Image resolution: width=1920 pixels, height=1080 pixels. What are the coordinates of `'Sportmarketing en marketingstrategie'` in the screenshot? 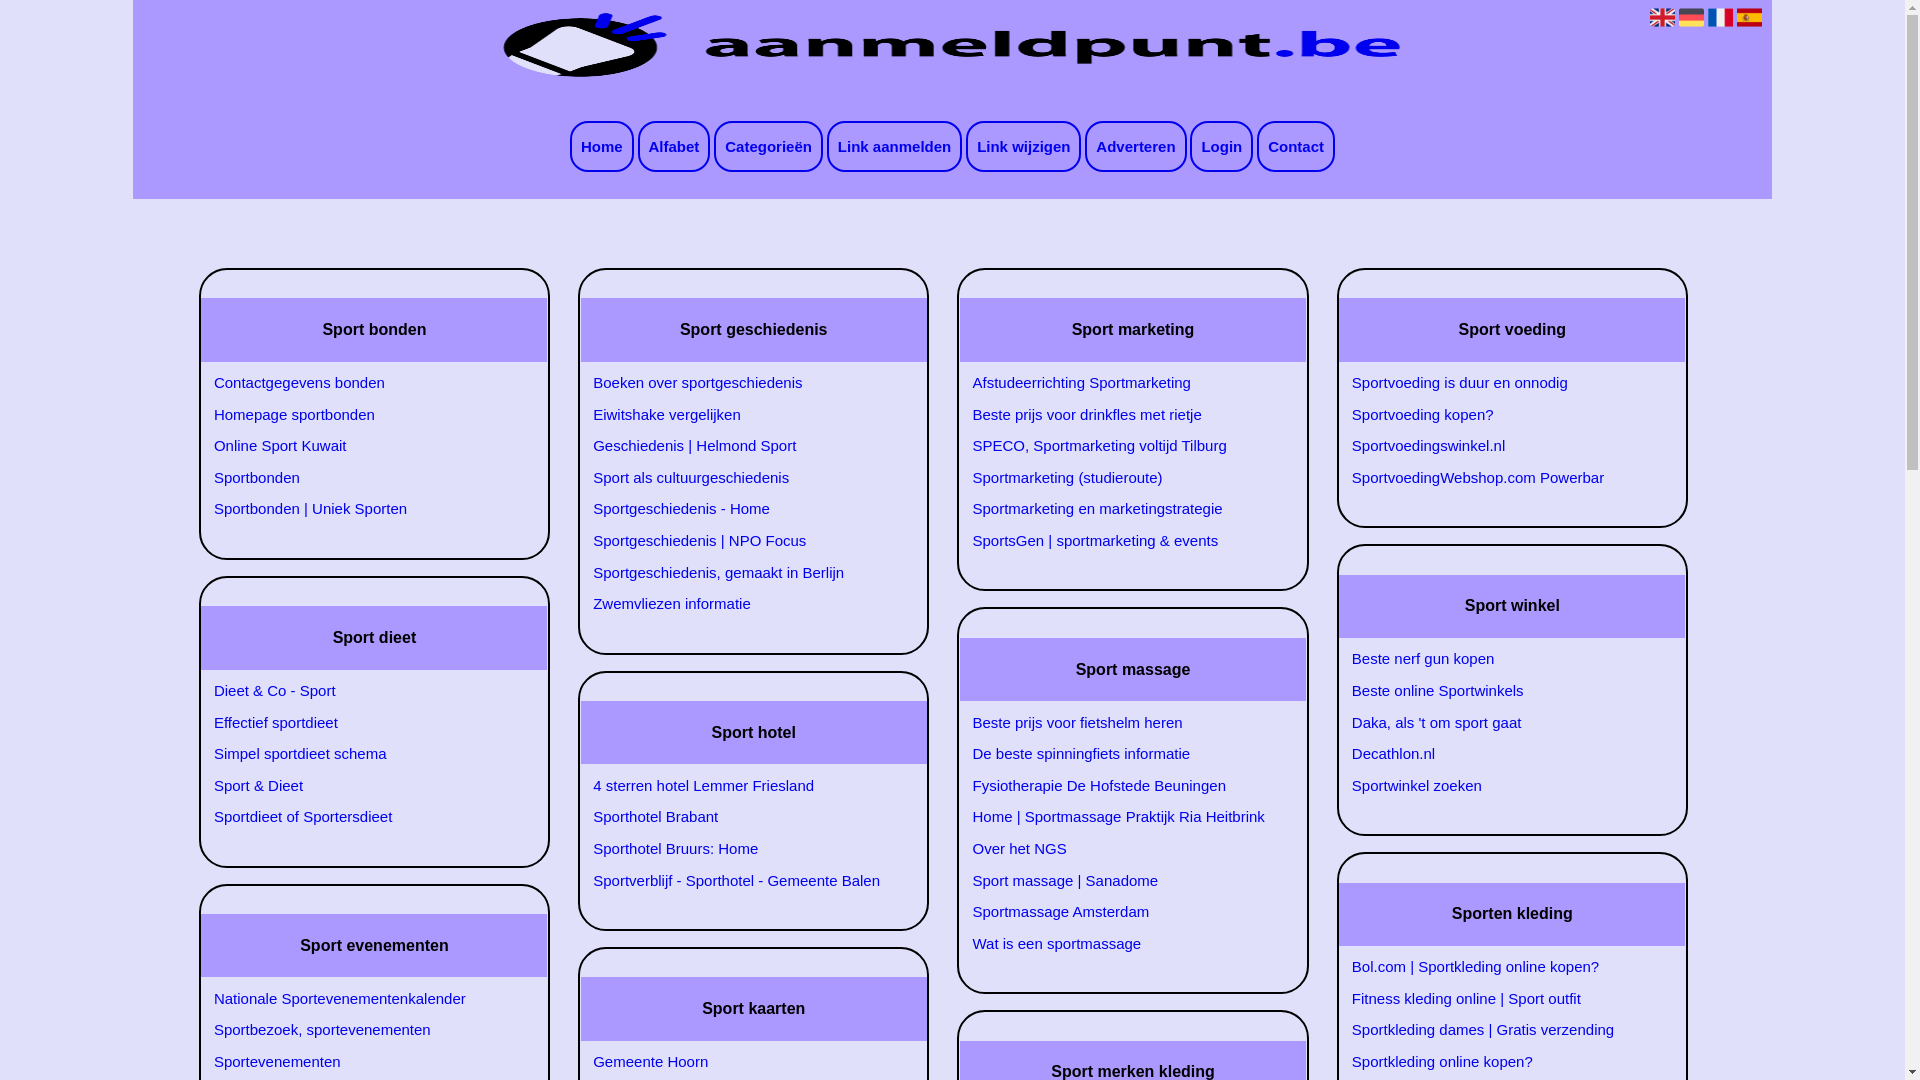 It's located at (1121, 508).